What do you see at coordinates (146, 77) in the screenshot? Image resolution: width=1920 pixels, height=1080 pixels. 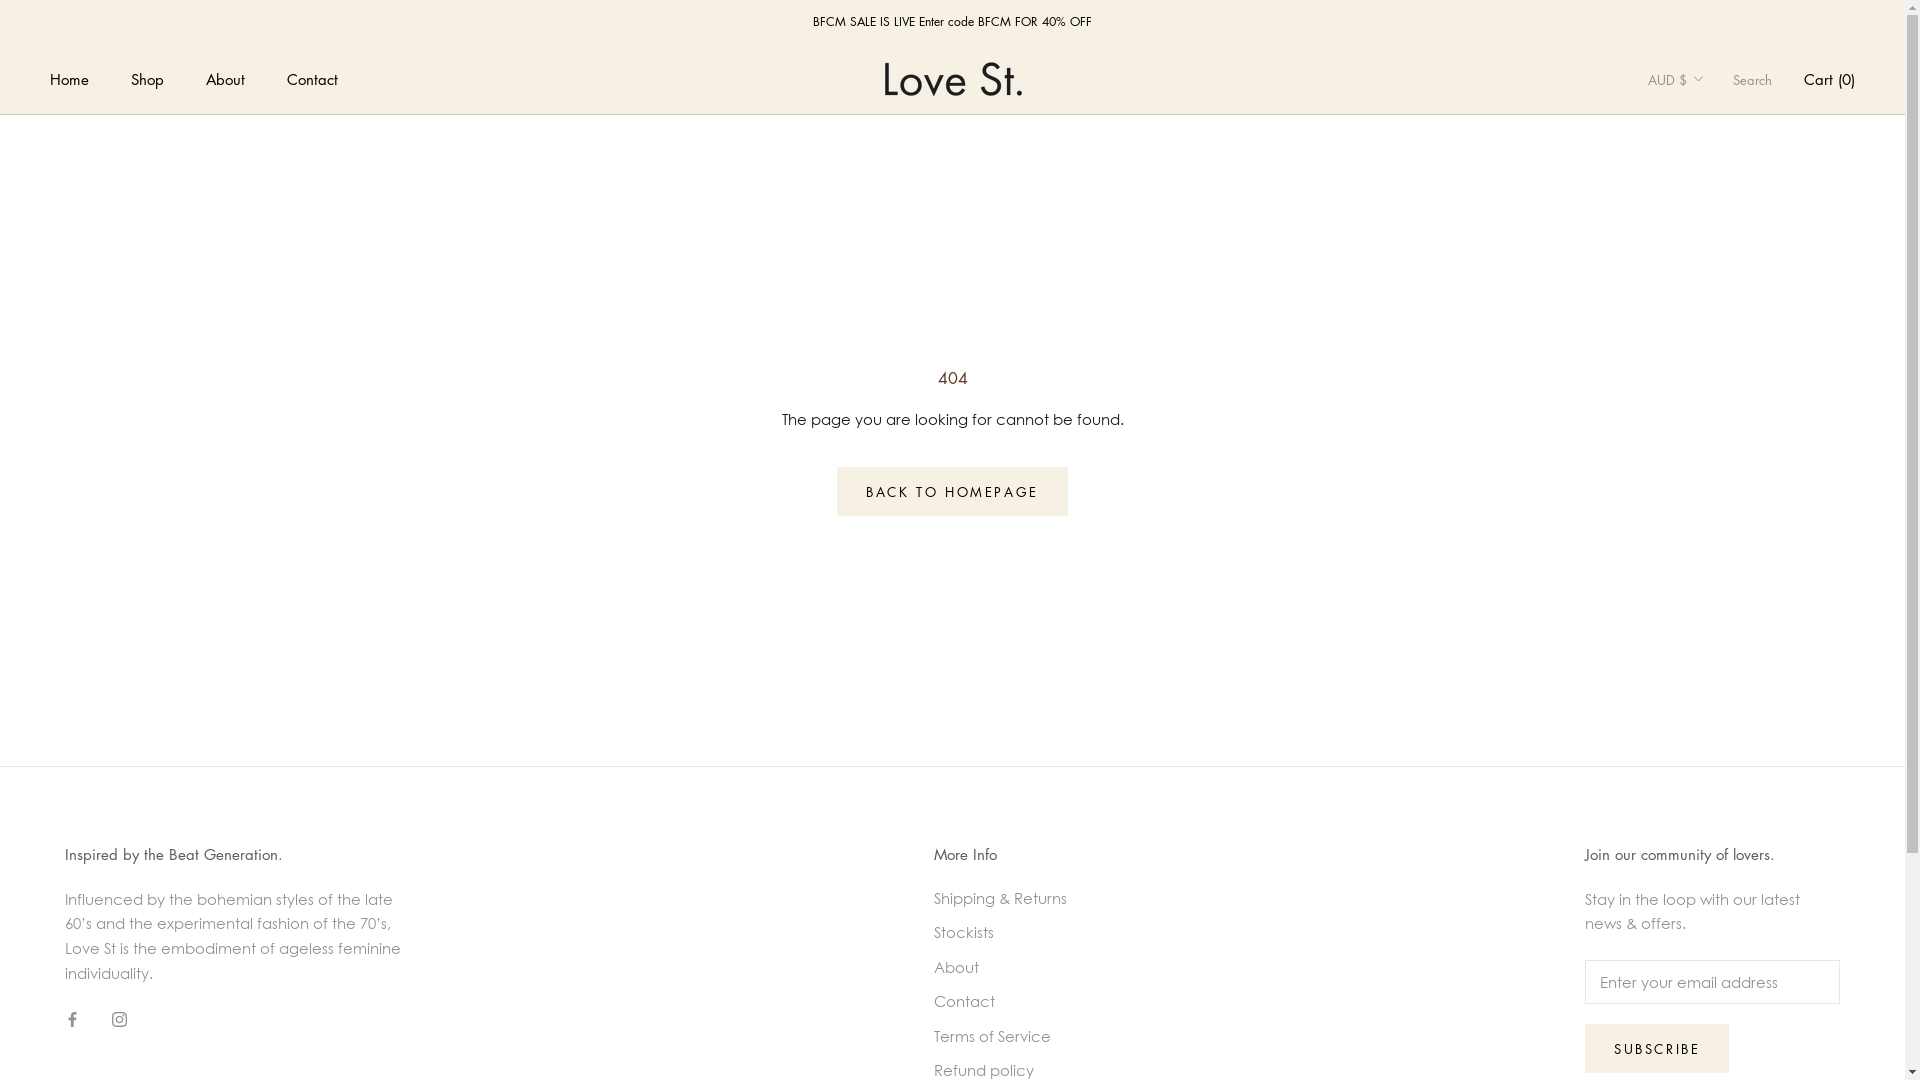 I see `'Shop'` at bounding box center [146, 77].